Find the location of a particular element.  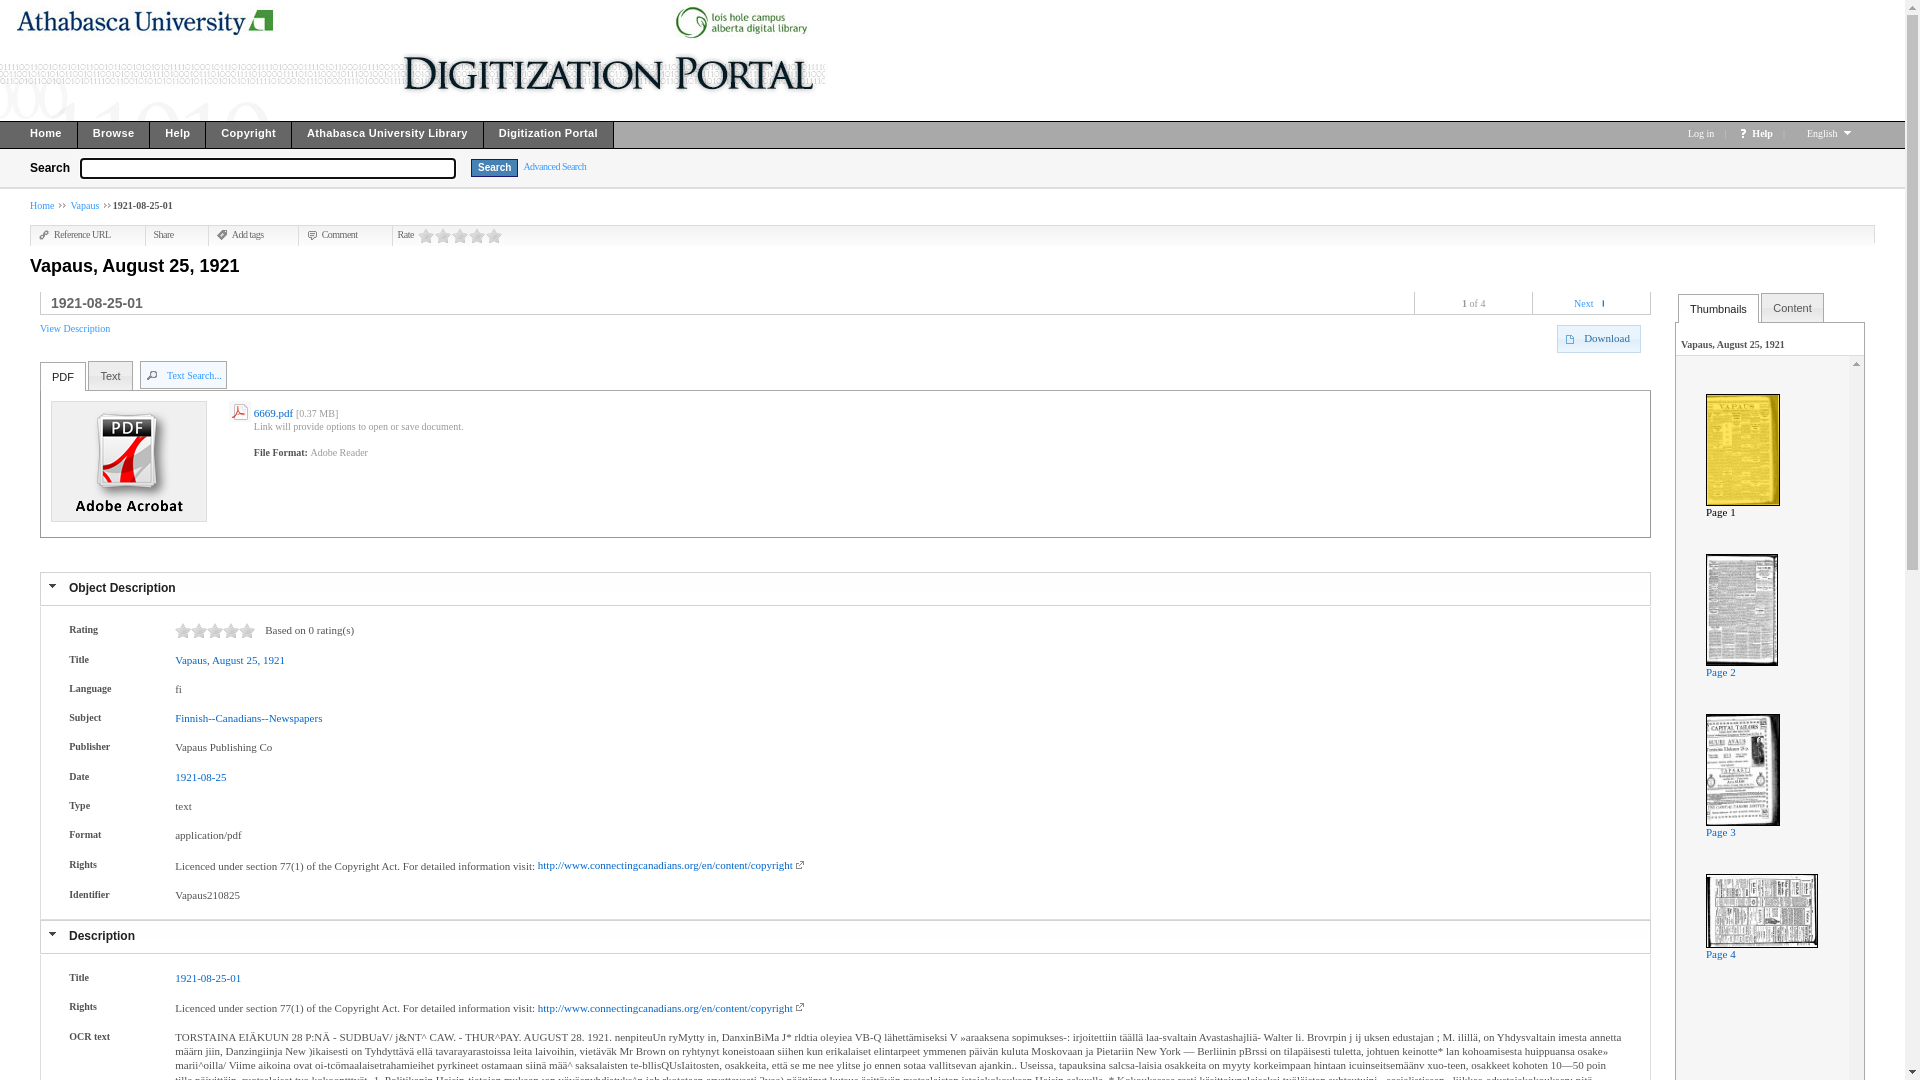

'Help' is located at coordinates (148, 136).